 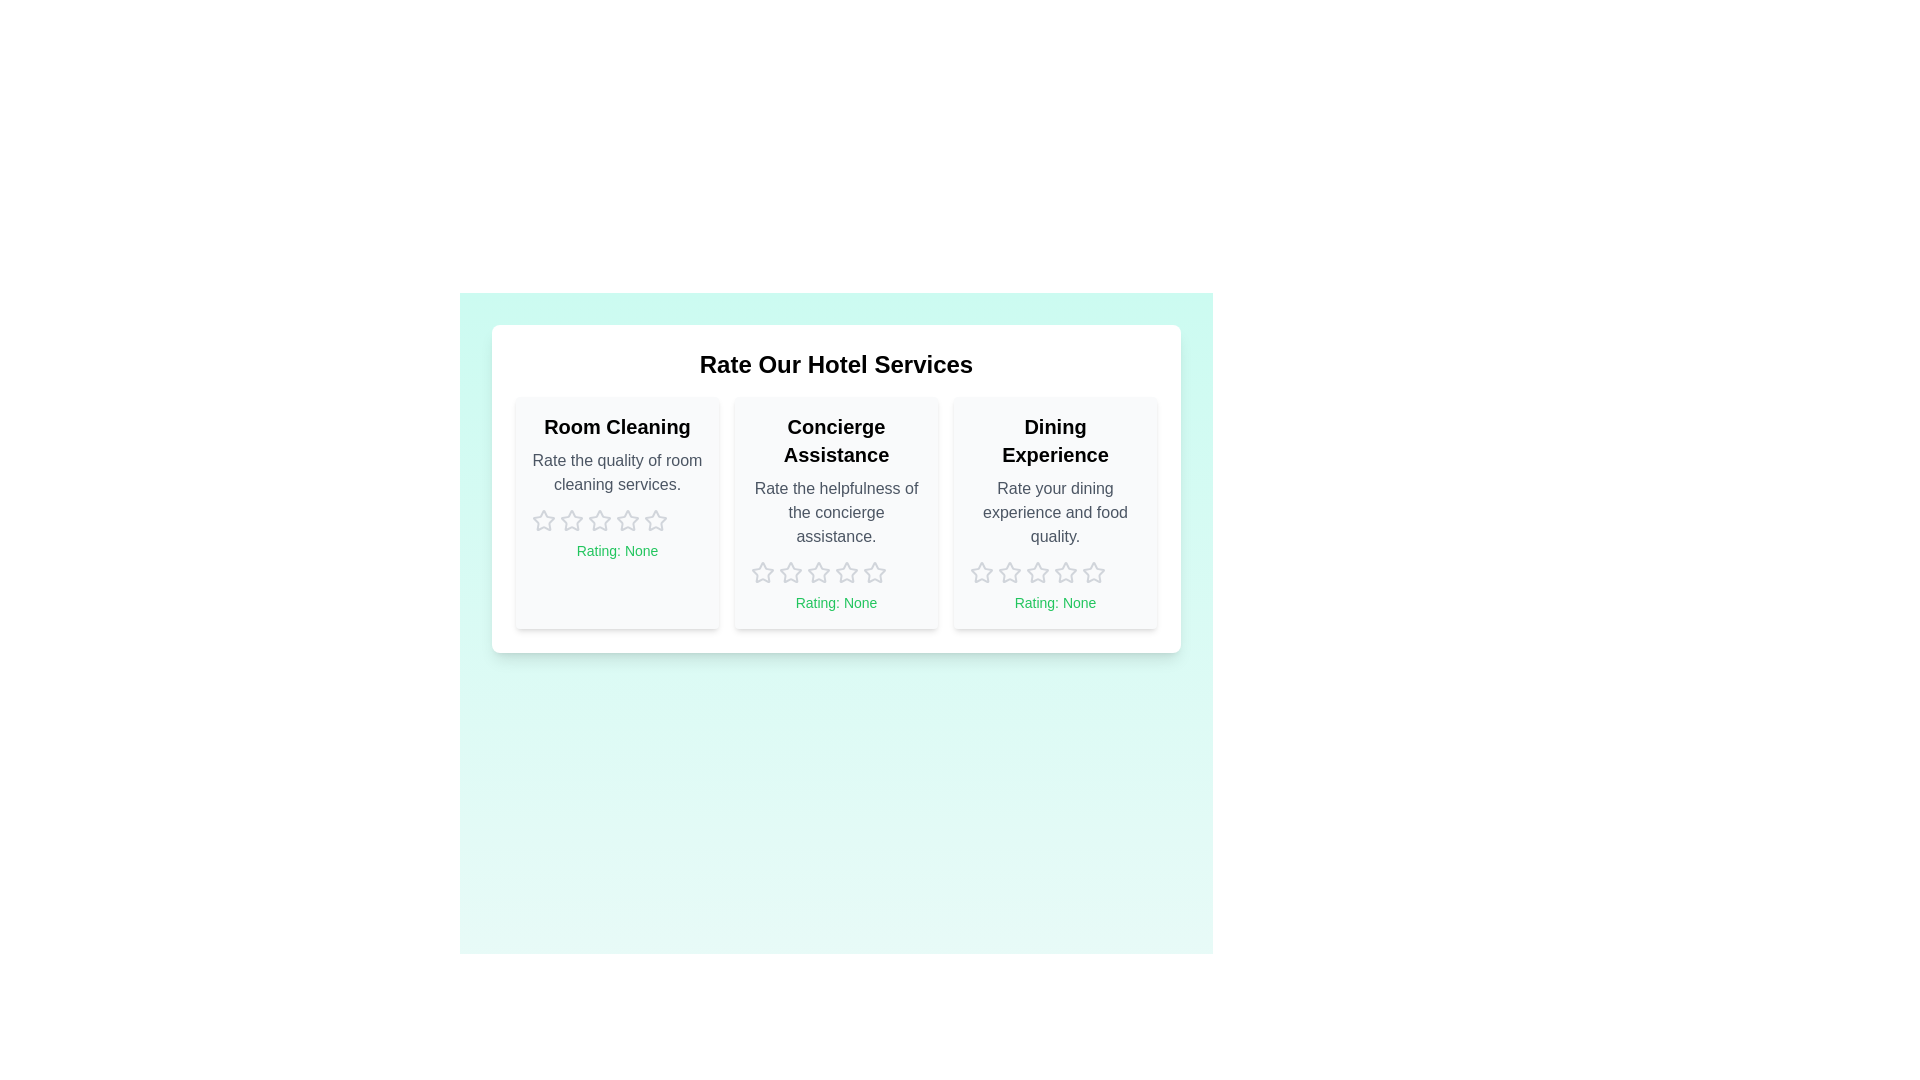 What do you see at coordinates (656, 519) in the screenshot?
I see `the rating for 'Room Cleaning' to 5 stars` at bounding box center [656, 519].